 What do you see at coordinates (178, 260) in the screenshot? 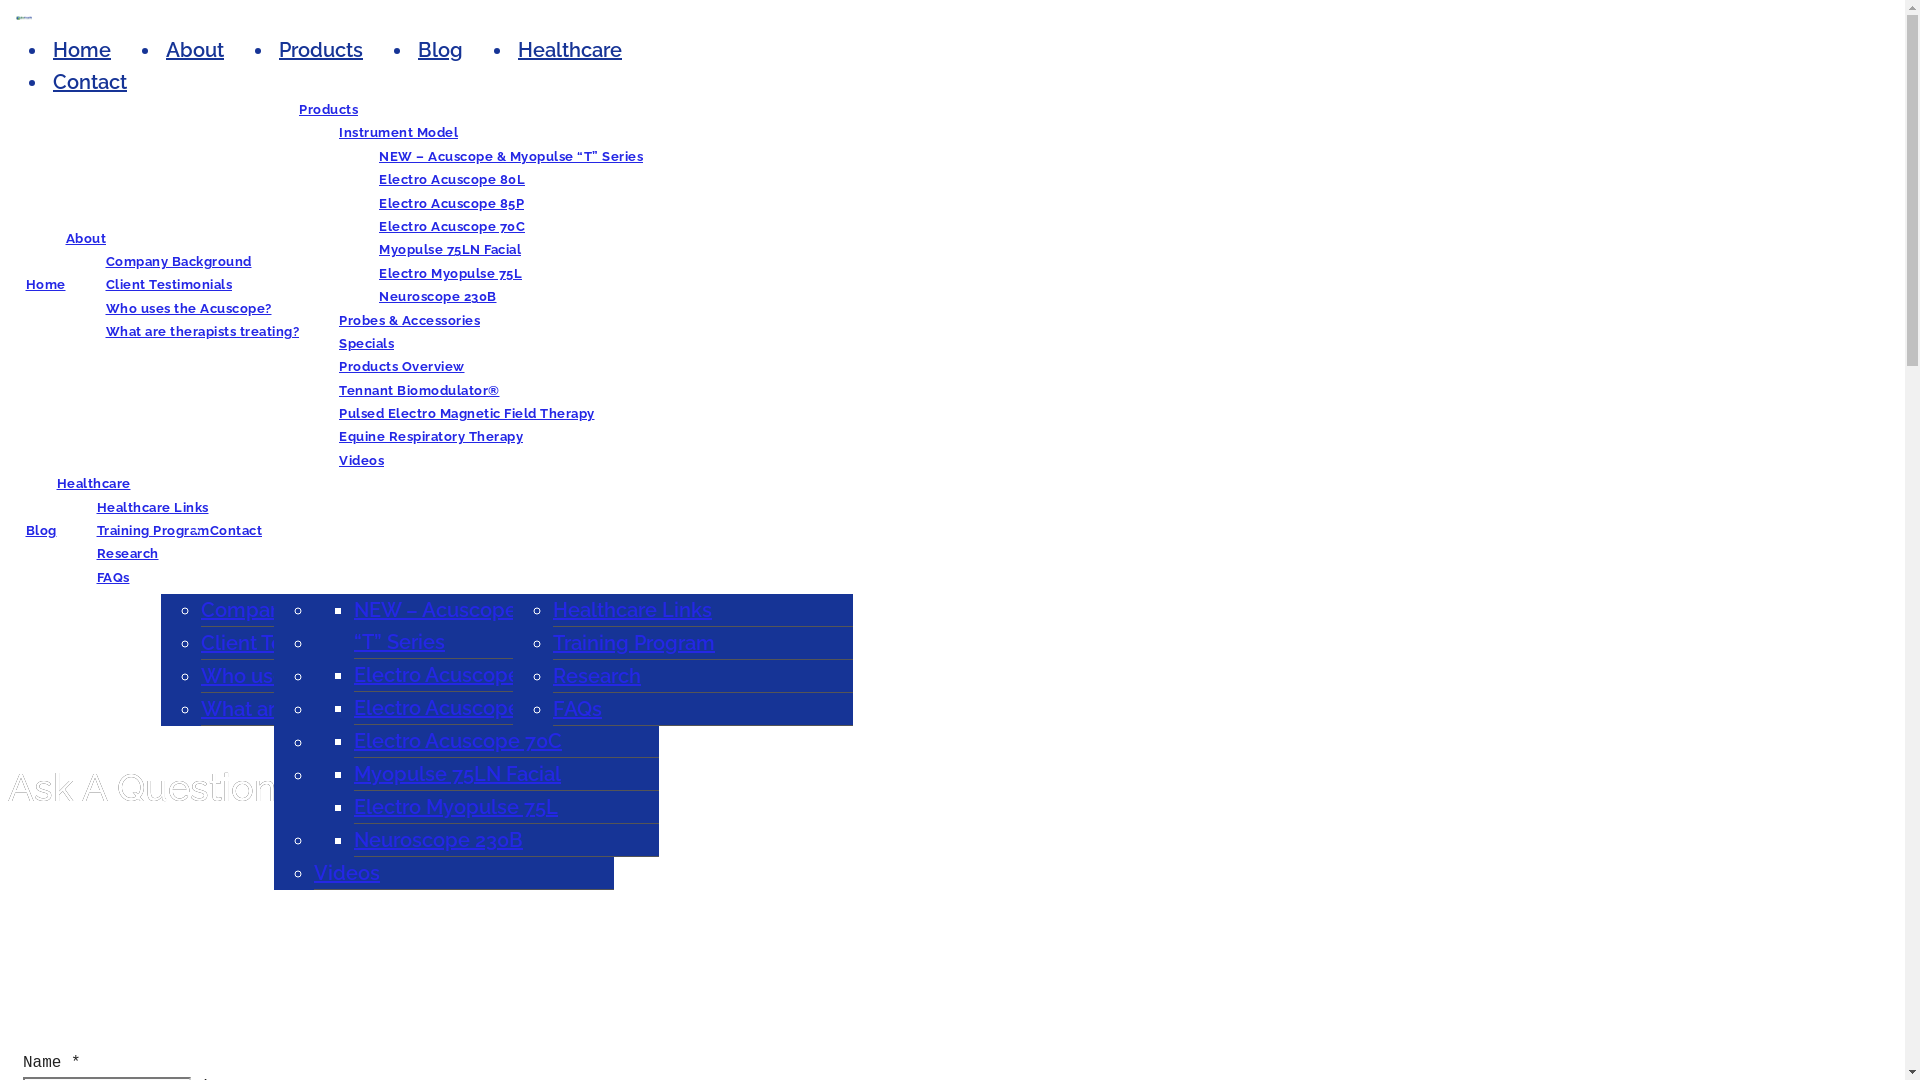
I see `'Company Background'` at bounding box center [178, 260].